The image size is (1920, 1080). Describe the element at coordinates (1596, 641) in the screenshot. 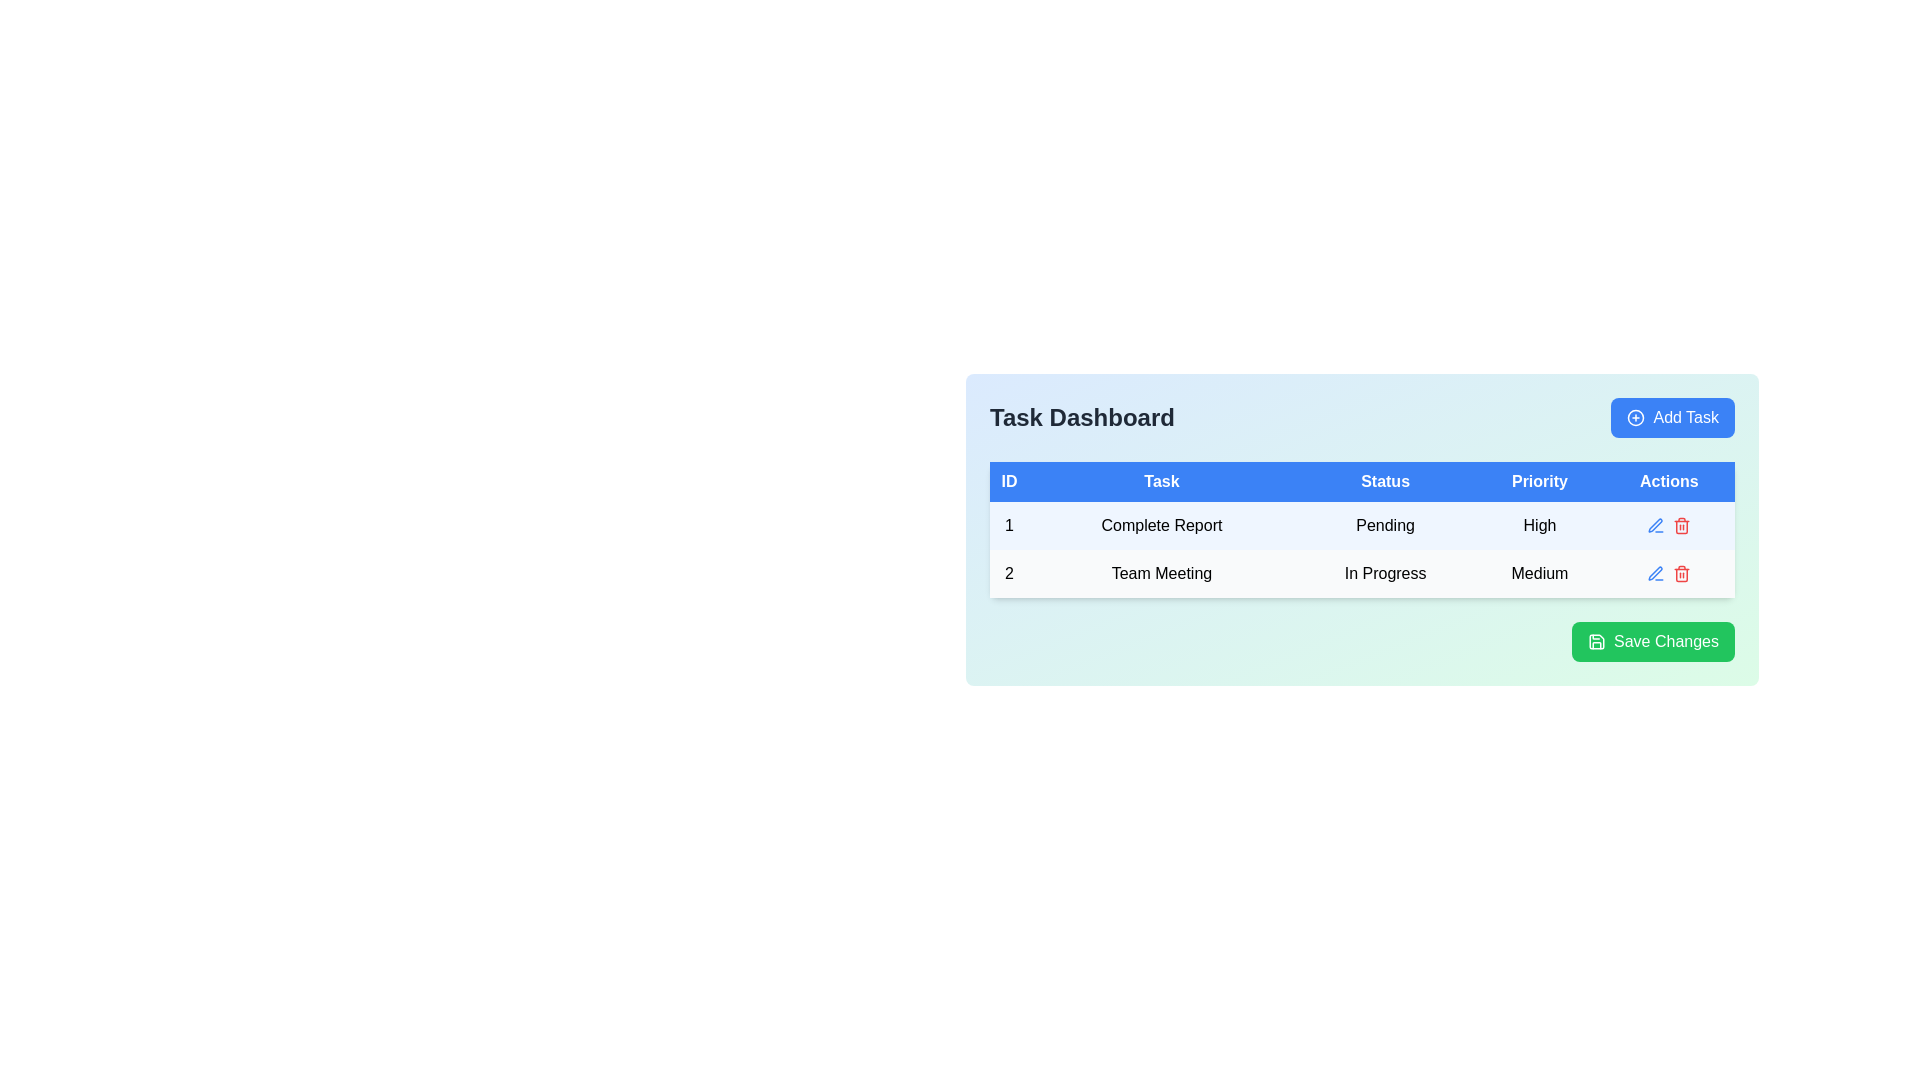

I see `the save icon` at that location.